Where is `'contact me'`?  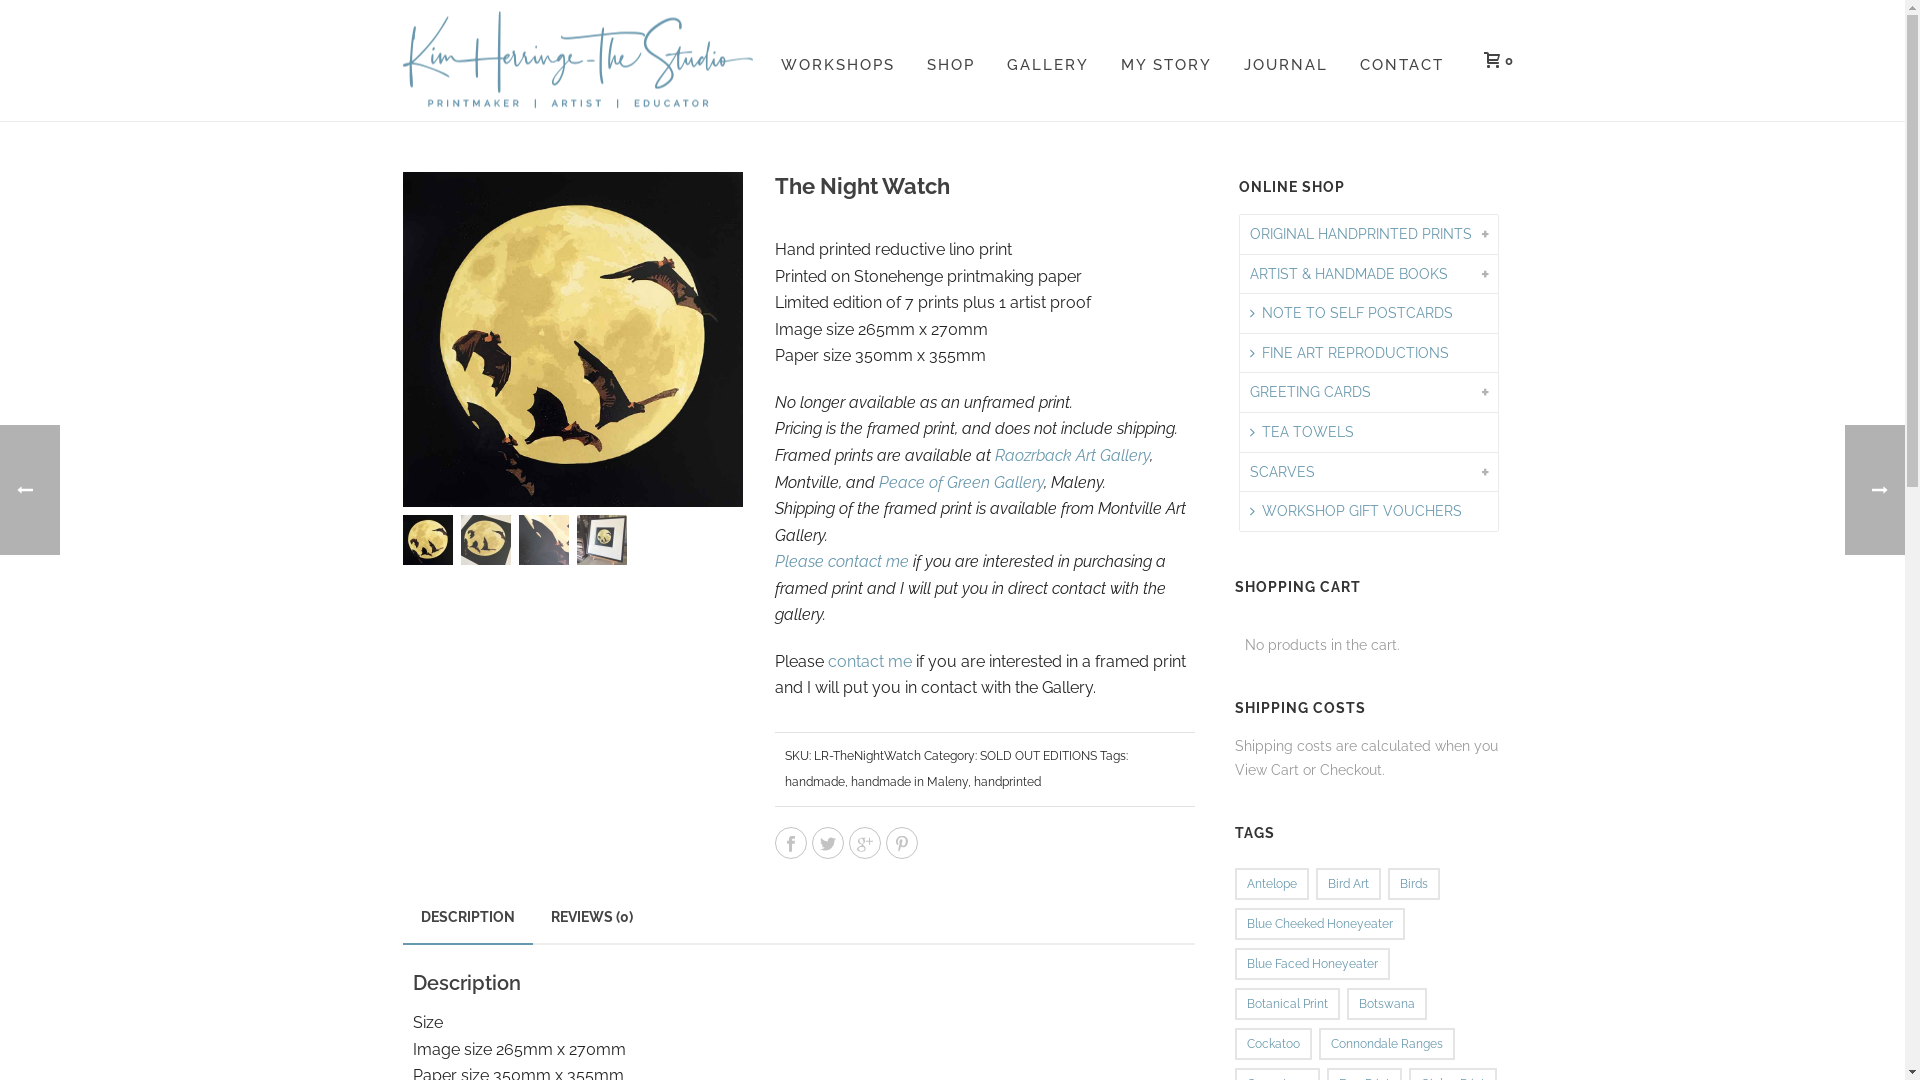 'contact me' is located at coordinates (869, 661).